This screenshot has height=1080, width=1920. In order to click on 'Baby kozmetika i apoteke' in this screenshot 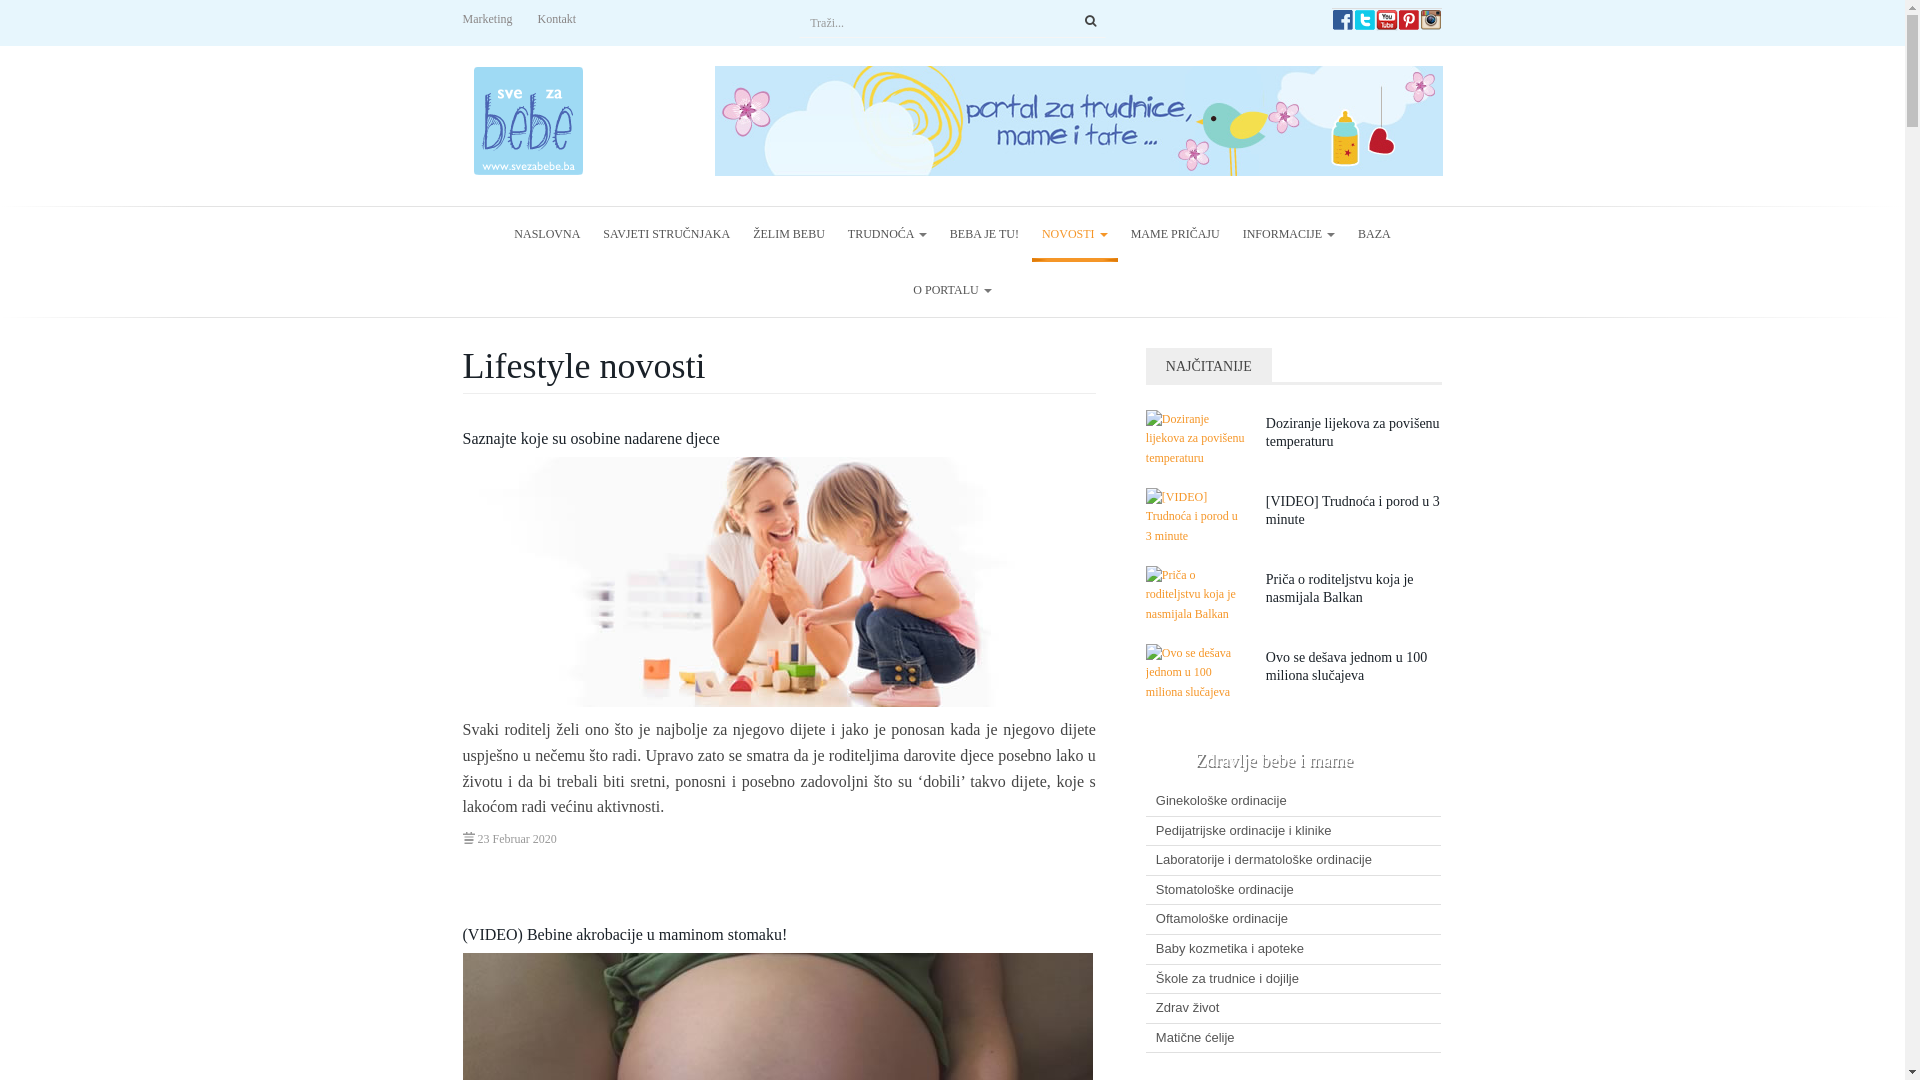, I will do `click(1293, 948)`.